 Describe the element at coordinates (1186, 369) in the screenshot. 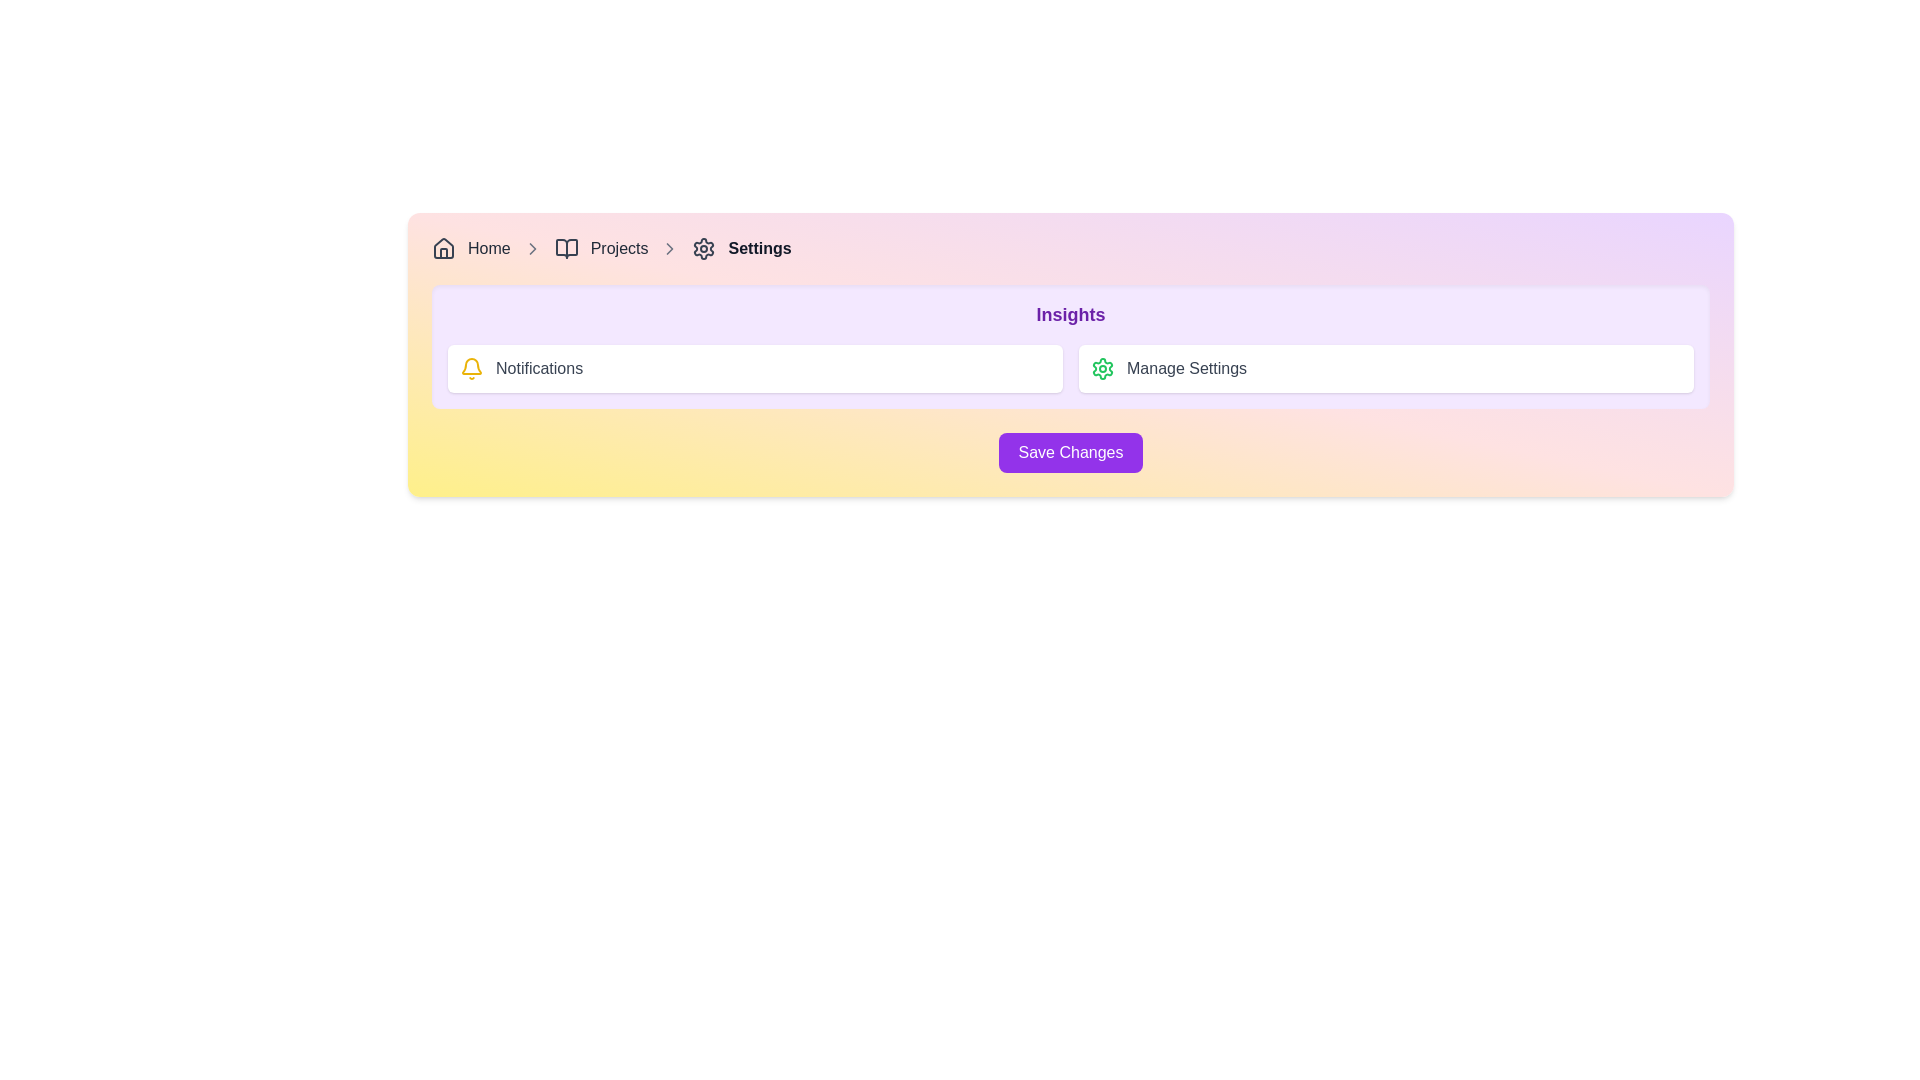

I see `the 'Manage Settings' text label to highlight and read its label` at that location.